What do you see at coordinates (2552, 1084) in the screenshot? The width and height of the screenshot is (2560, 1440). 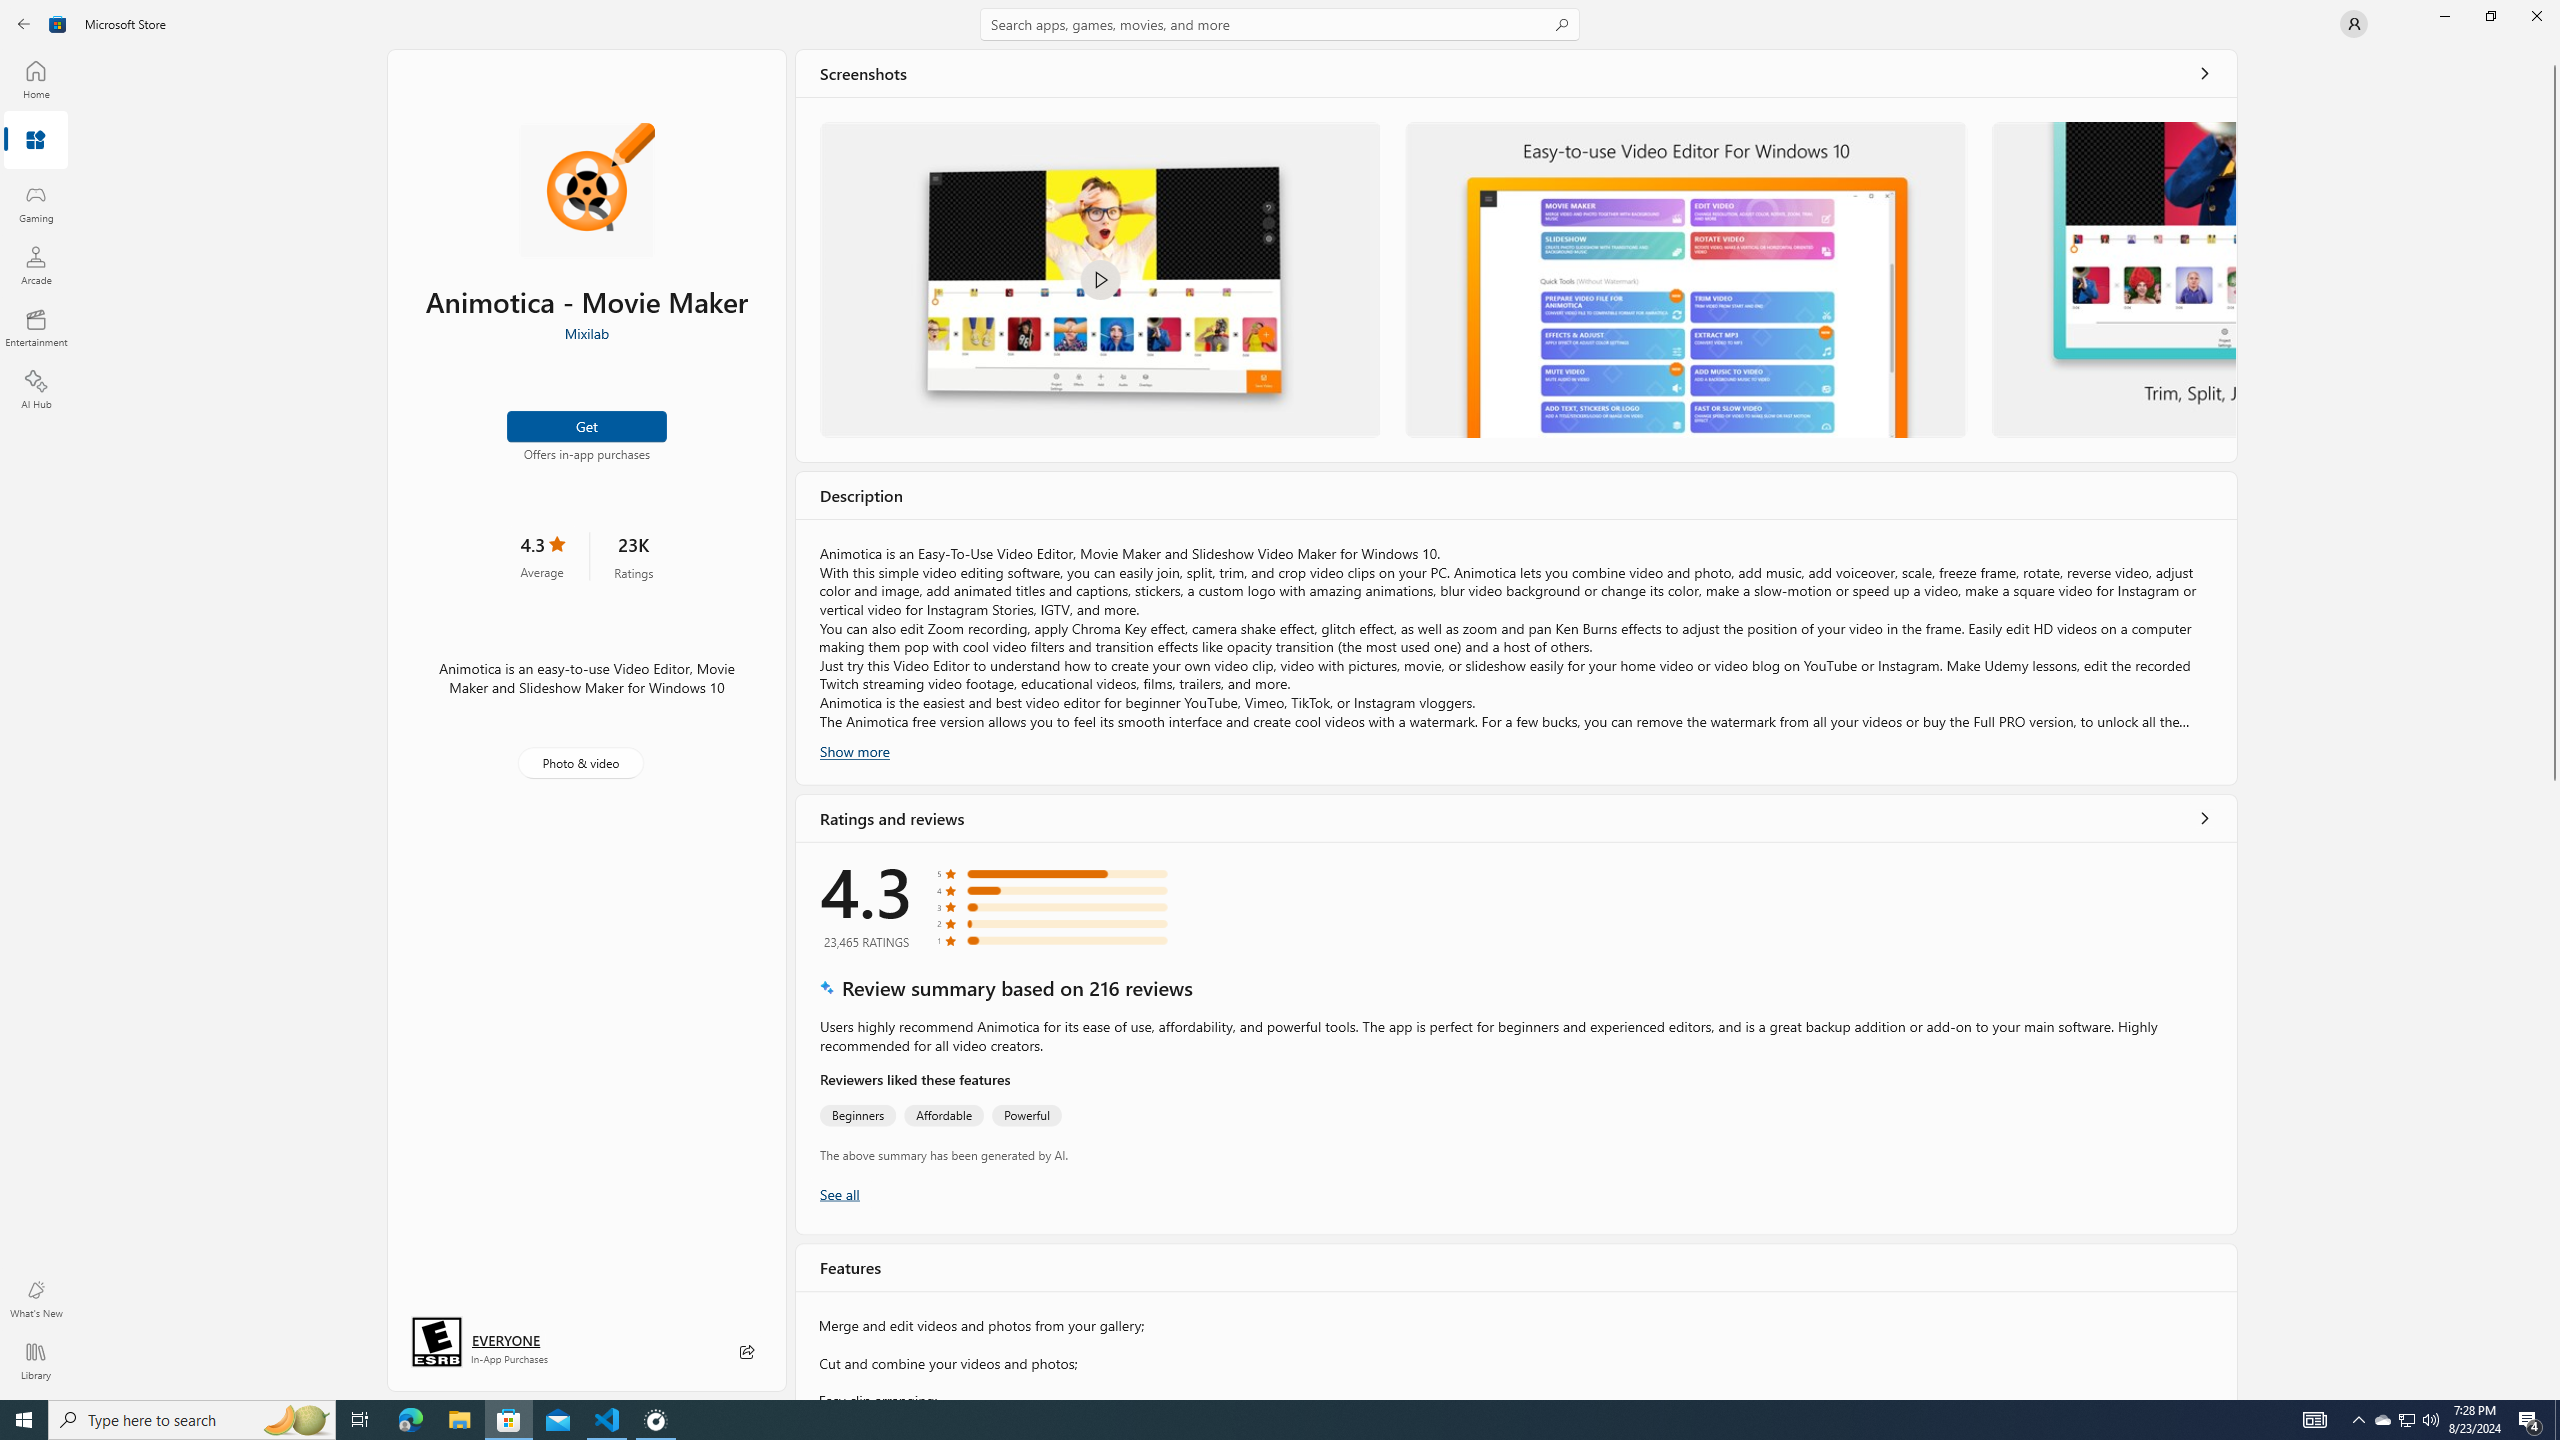 I see `'Vertical Large Increase'` at bounding box center [2552, 1084].